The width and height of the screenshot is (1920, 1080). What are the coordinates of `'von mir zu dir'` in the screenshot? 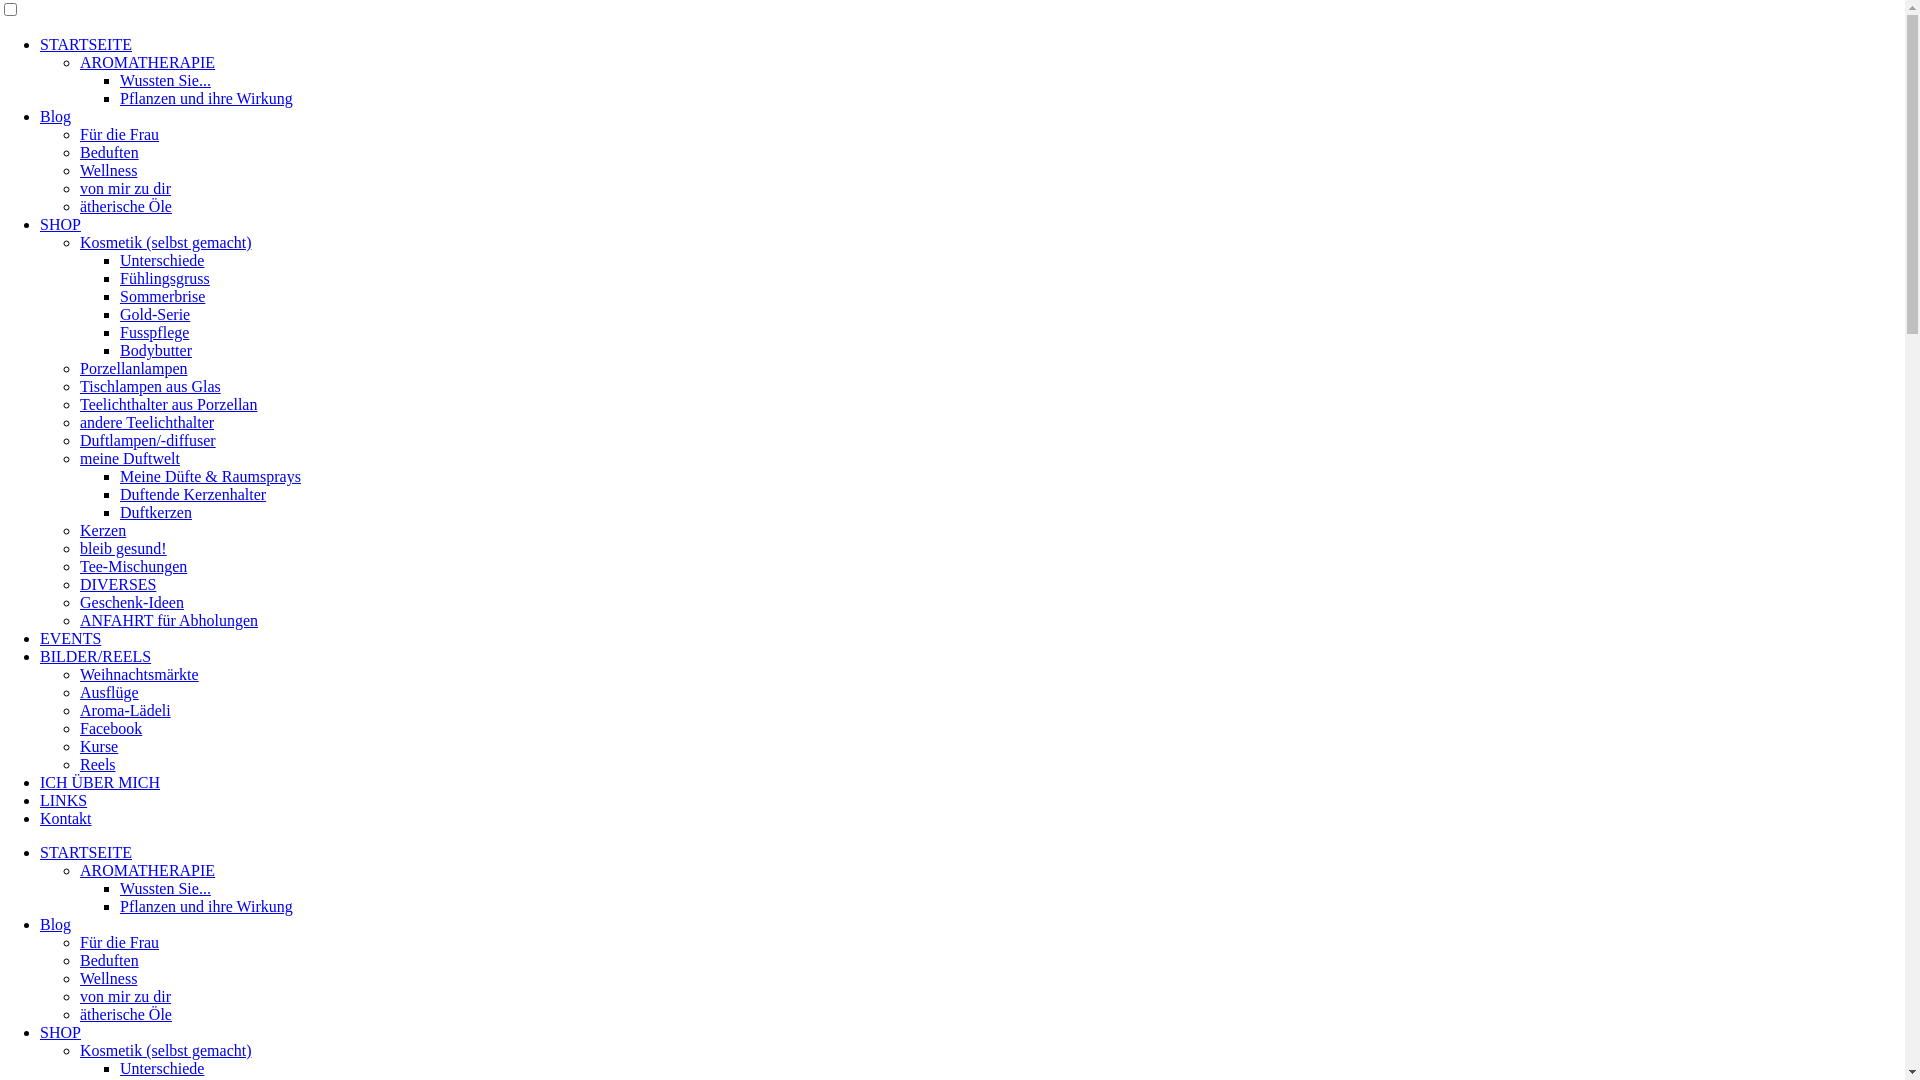 It's located at (124, 188).